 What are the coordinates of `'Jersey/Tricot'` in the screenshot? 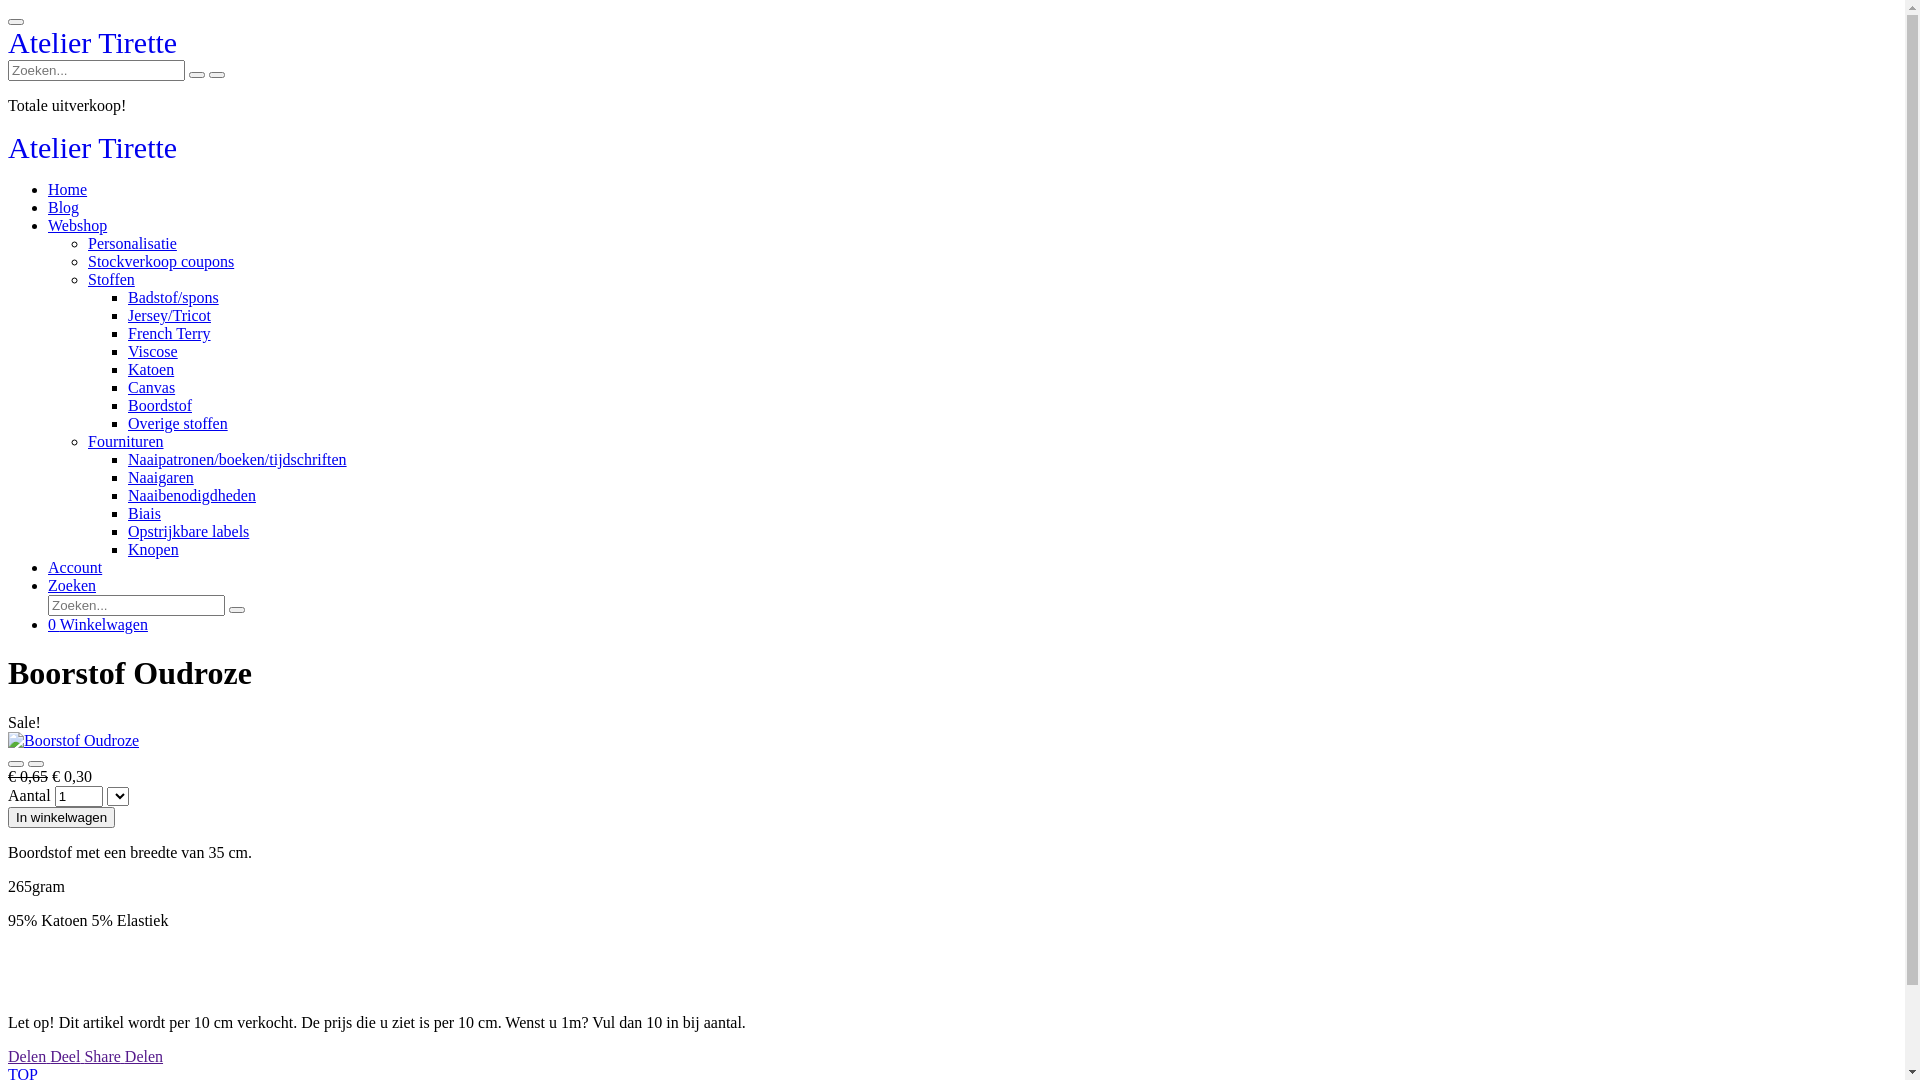 It's located at (169, 315).